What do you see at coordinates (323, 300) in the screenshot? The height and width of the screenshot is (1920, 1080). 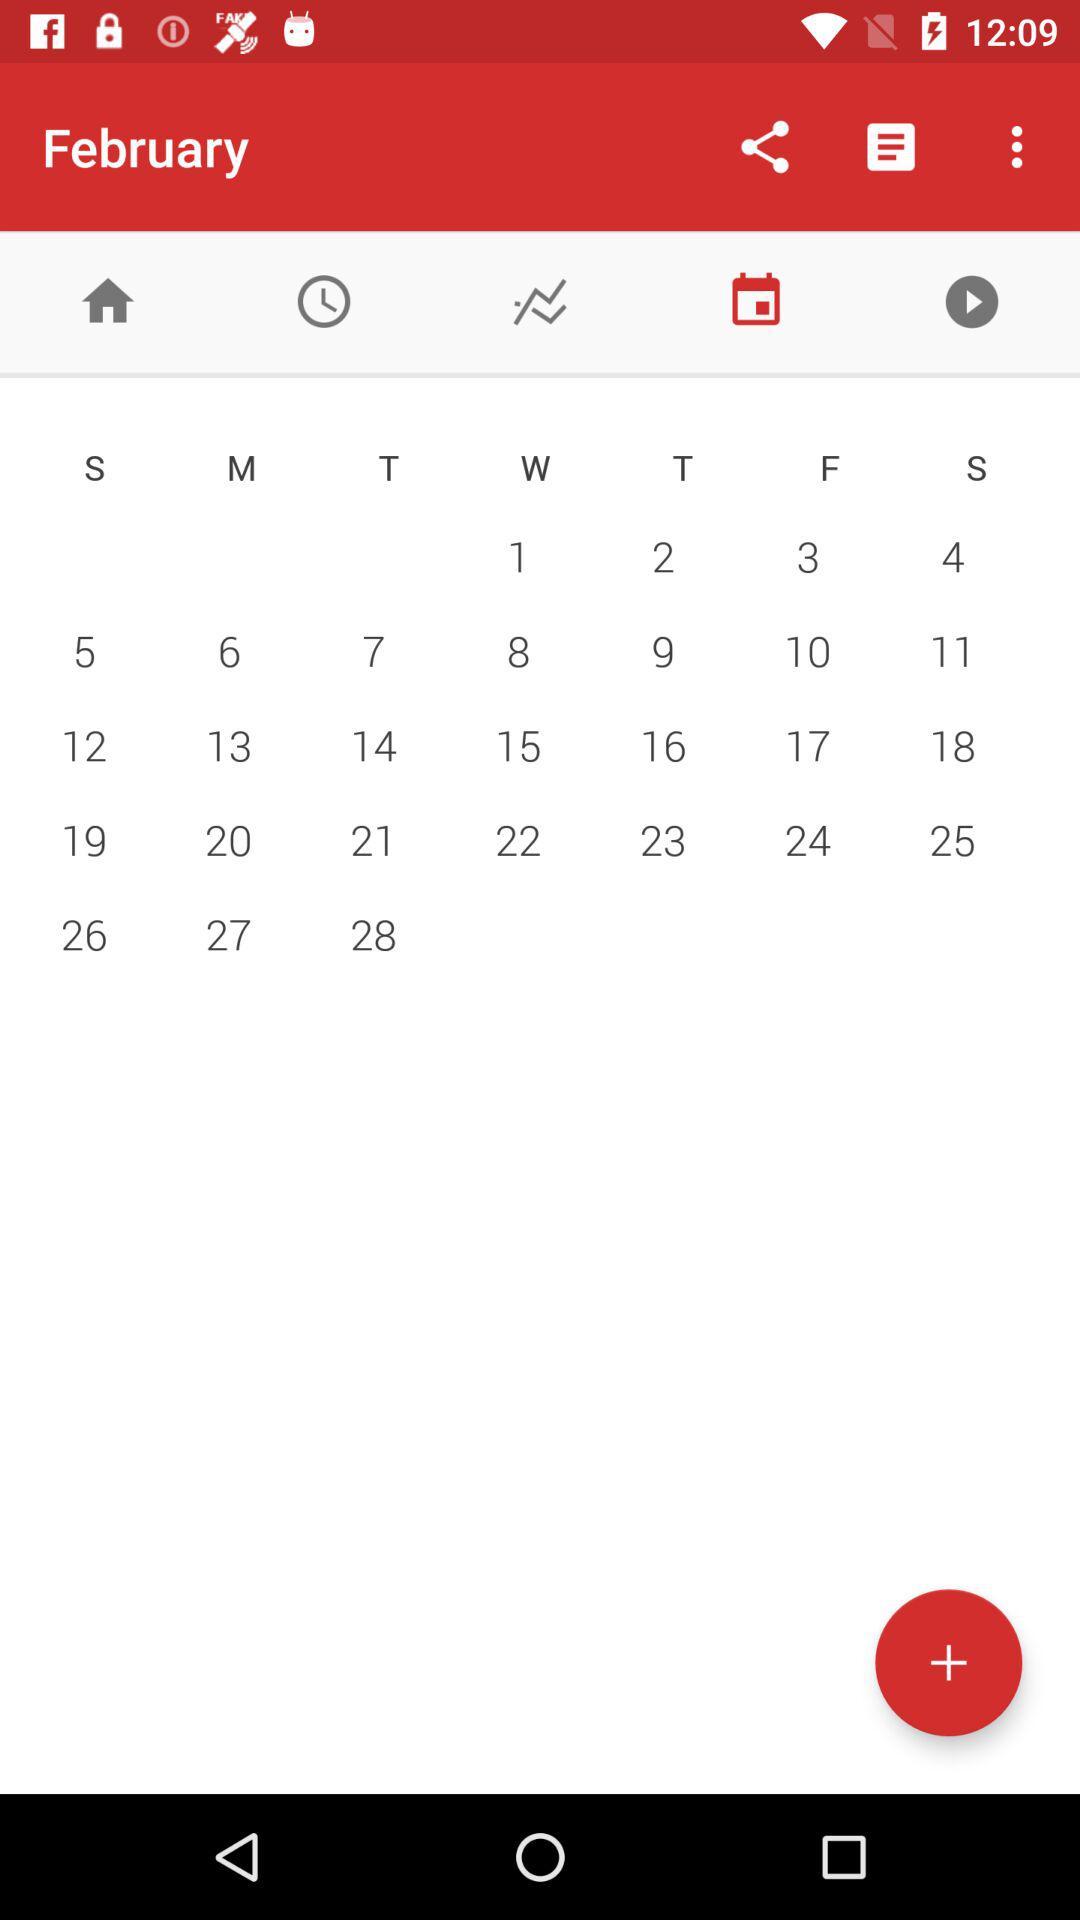 I see `clock/time` at bounding box center [323, 300].